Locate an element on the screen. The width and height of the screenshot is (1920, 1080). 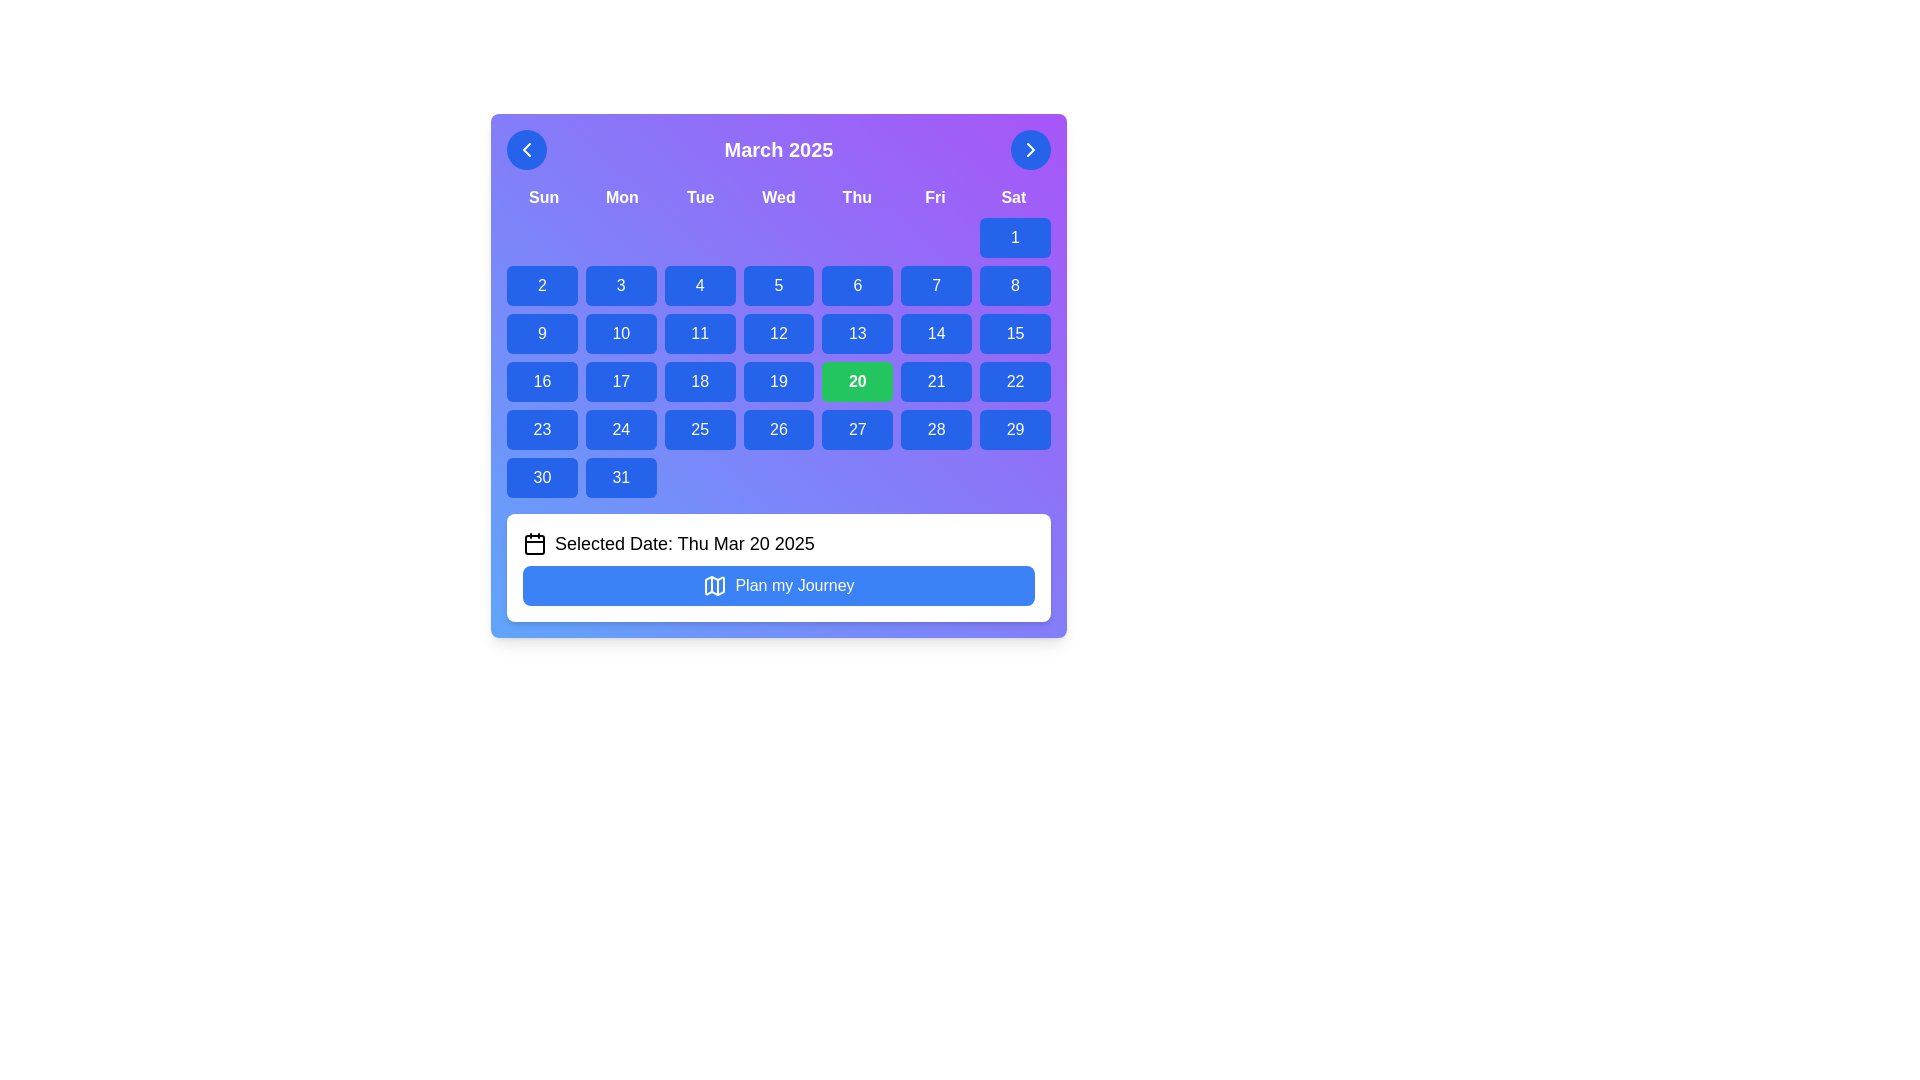
the rectangular blue button displaying '31' to trigger its hover state is located at coordinates (620, 478).